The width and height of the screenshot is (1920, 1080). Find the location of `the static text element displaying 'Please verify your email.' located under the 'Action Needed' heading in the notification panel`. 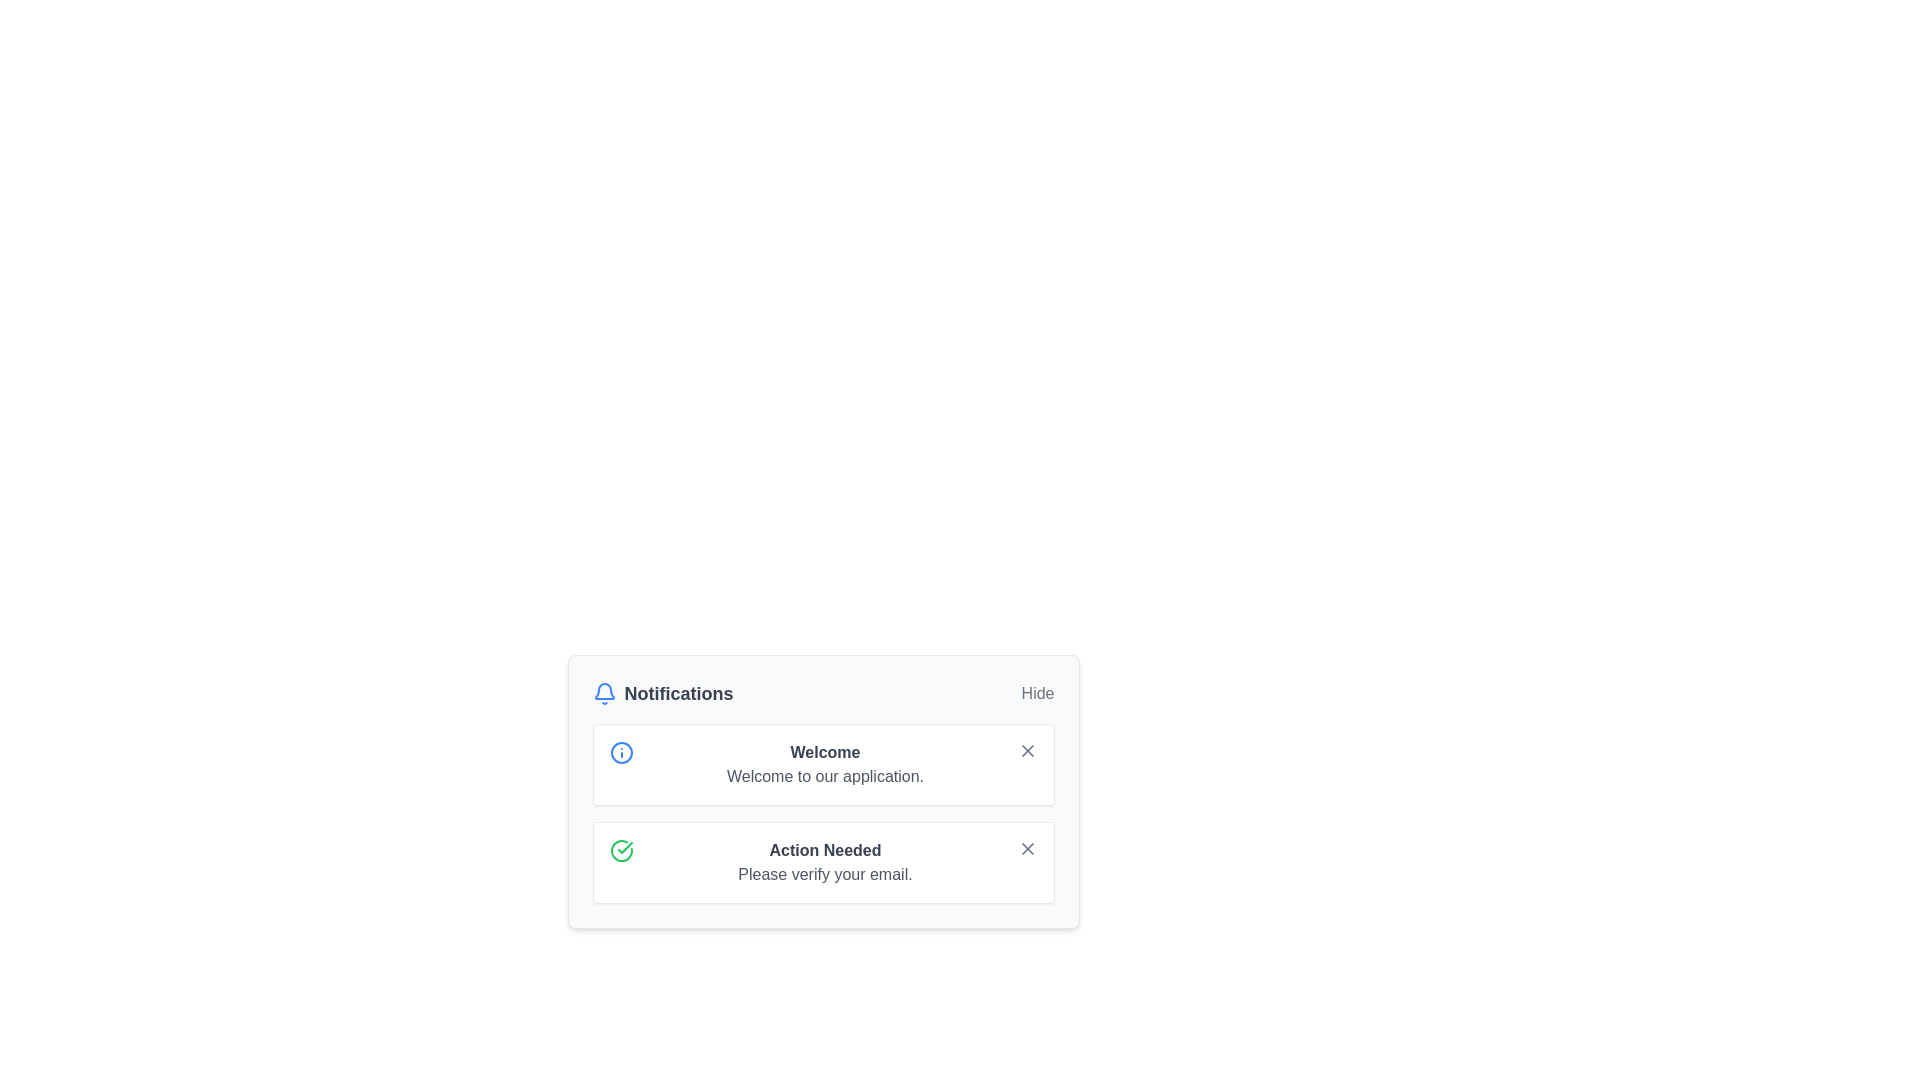

the static text element displaying 'Please verify your email.' located under the 'Action Needed' heading in the notification panel is located at coordinates (825, 874).